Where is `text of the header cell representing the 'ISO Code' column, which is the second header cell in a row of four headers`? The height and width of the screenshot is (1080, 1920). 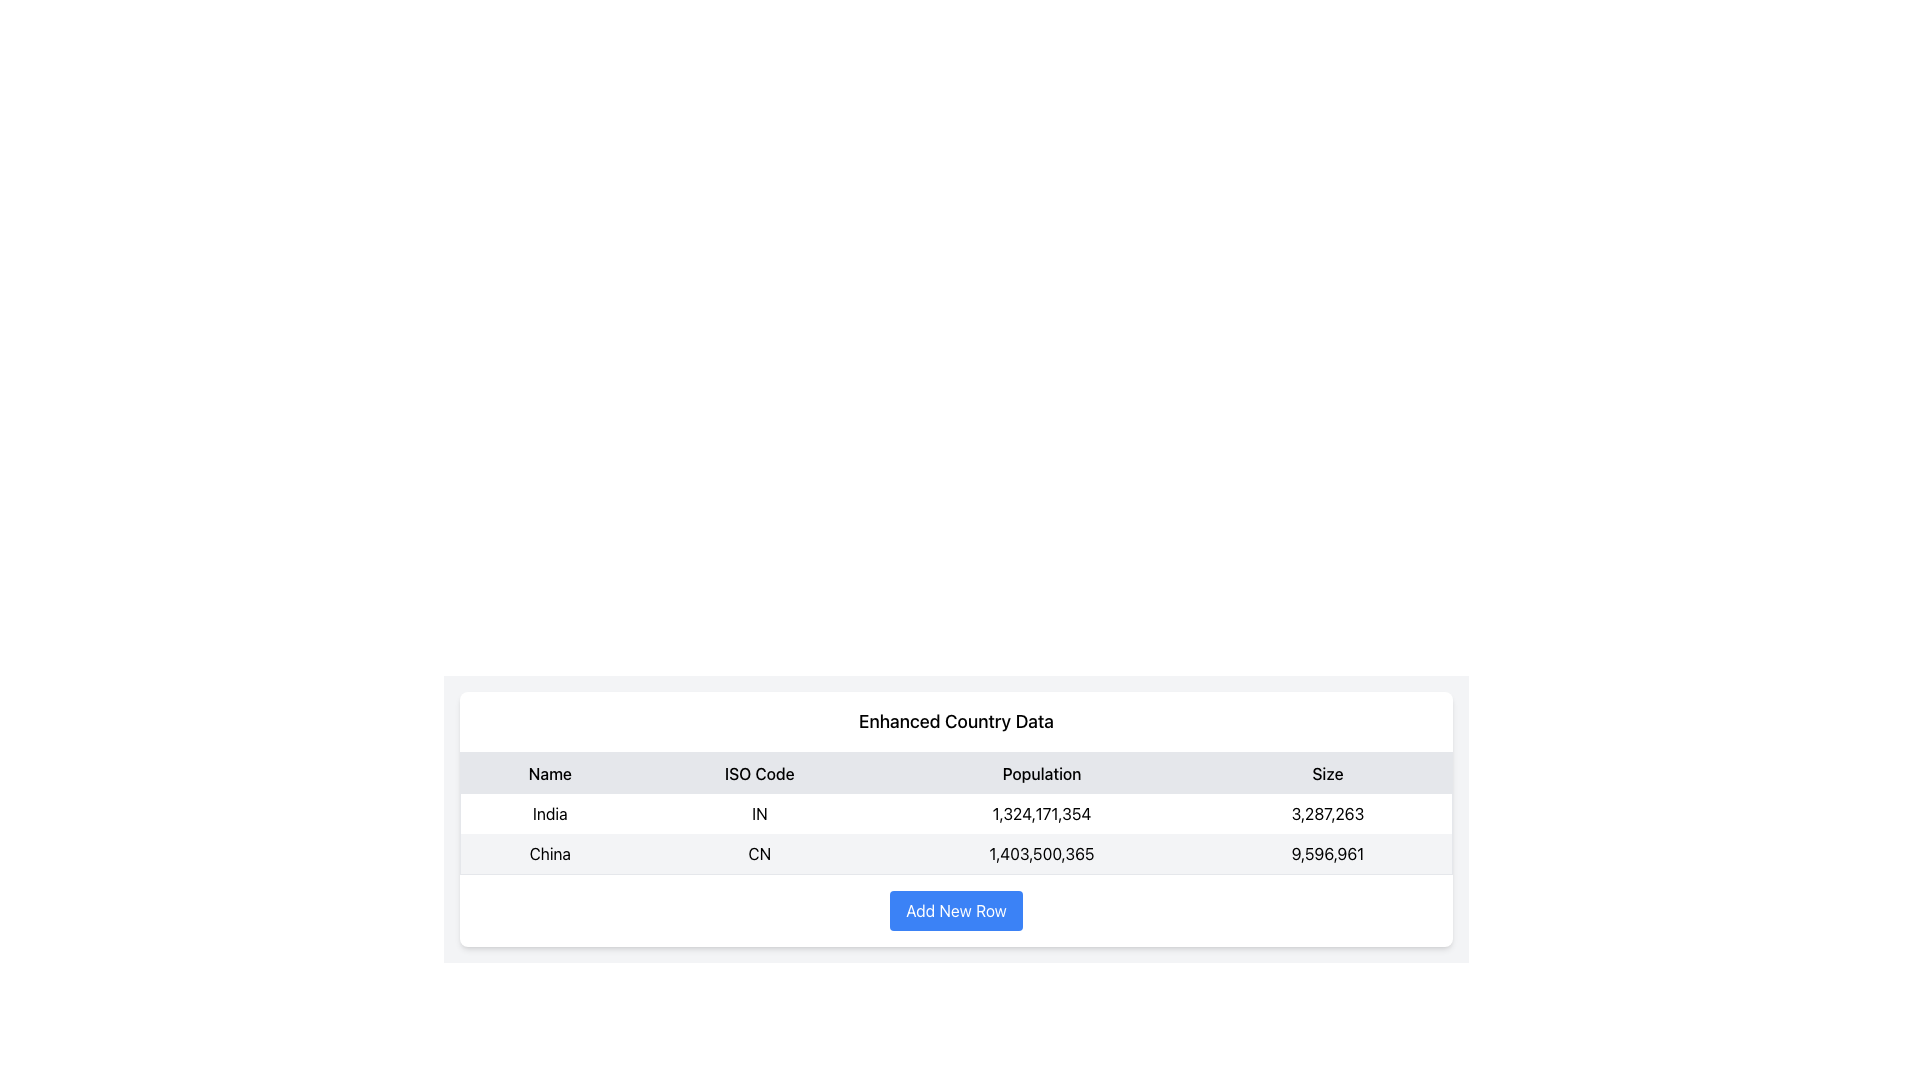
text of the header cell representing the 'ISO Code' column, which is the second header cell in a row of four headers is located at coordinates (758, 772).